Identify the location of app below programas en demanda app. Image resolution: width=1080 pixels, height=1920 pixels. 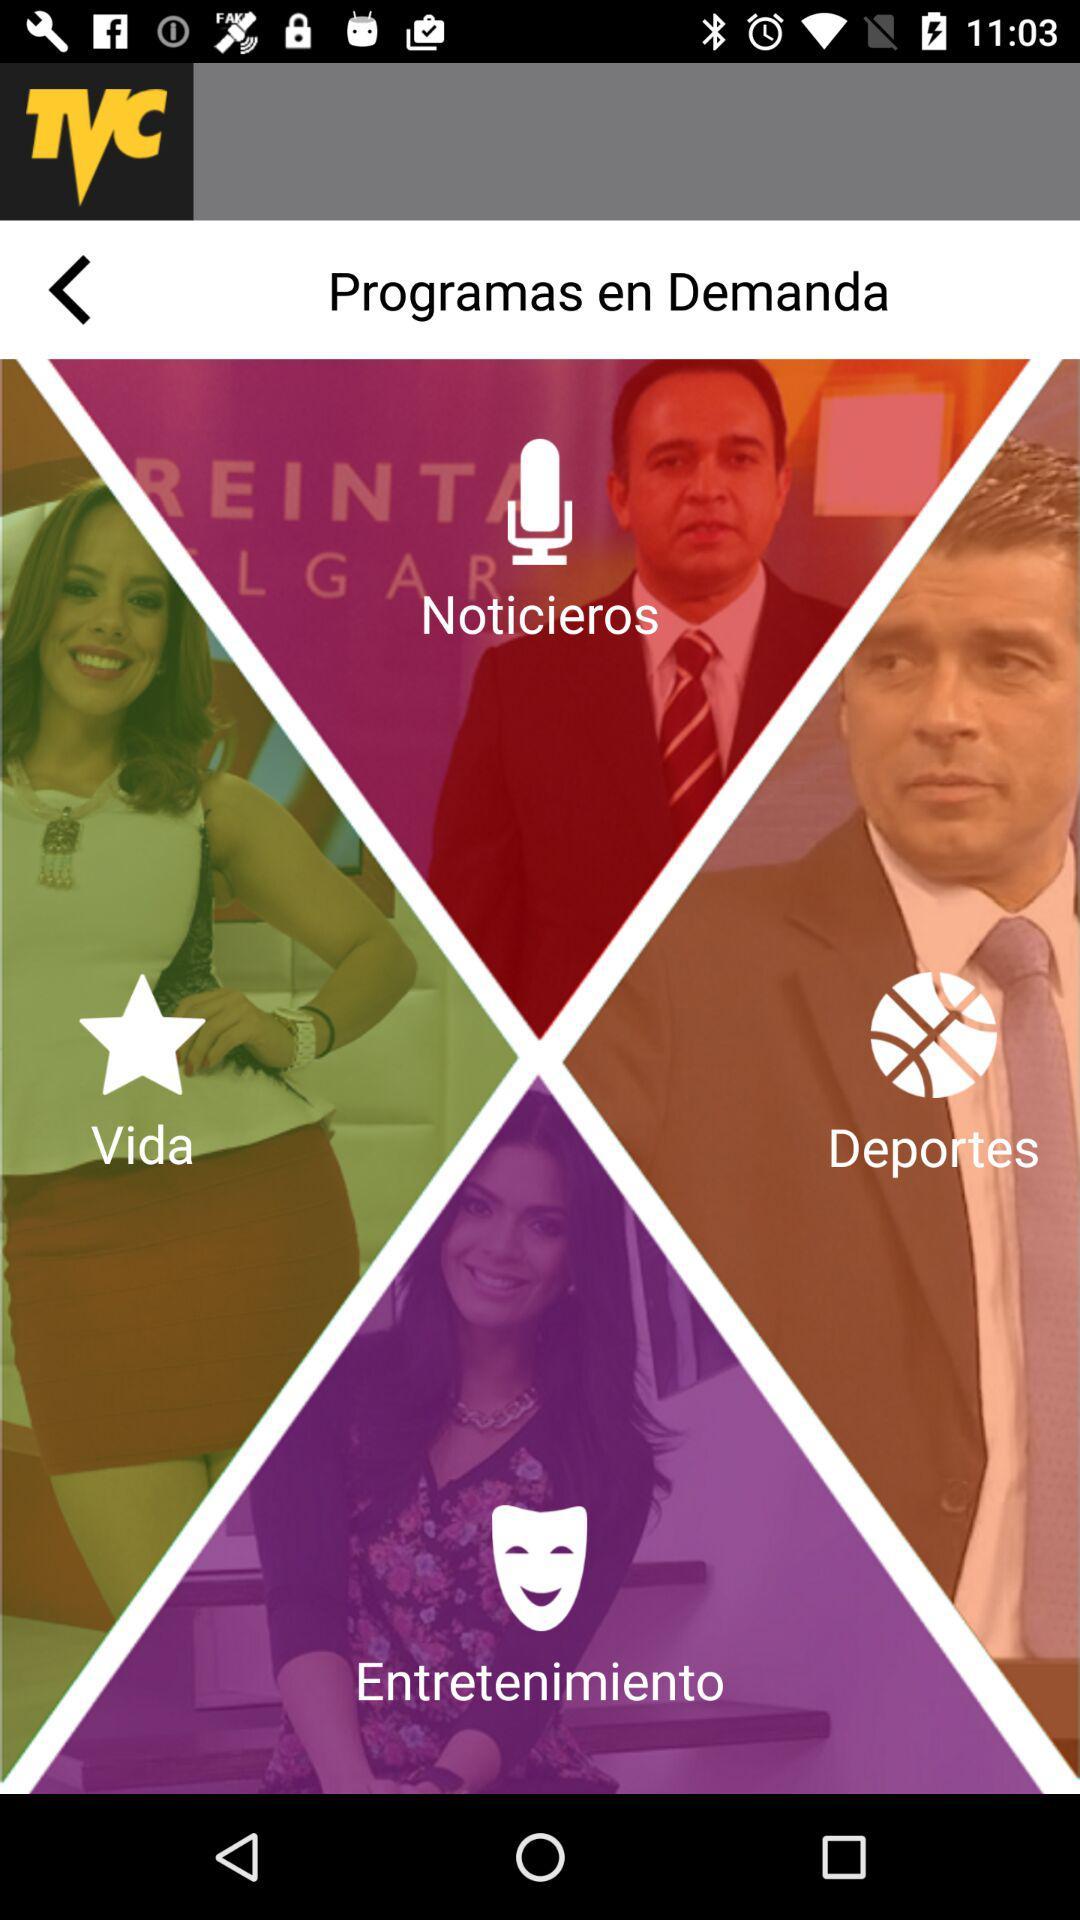
(933, 1075).